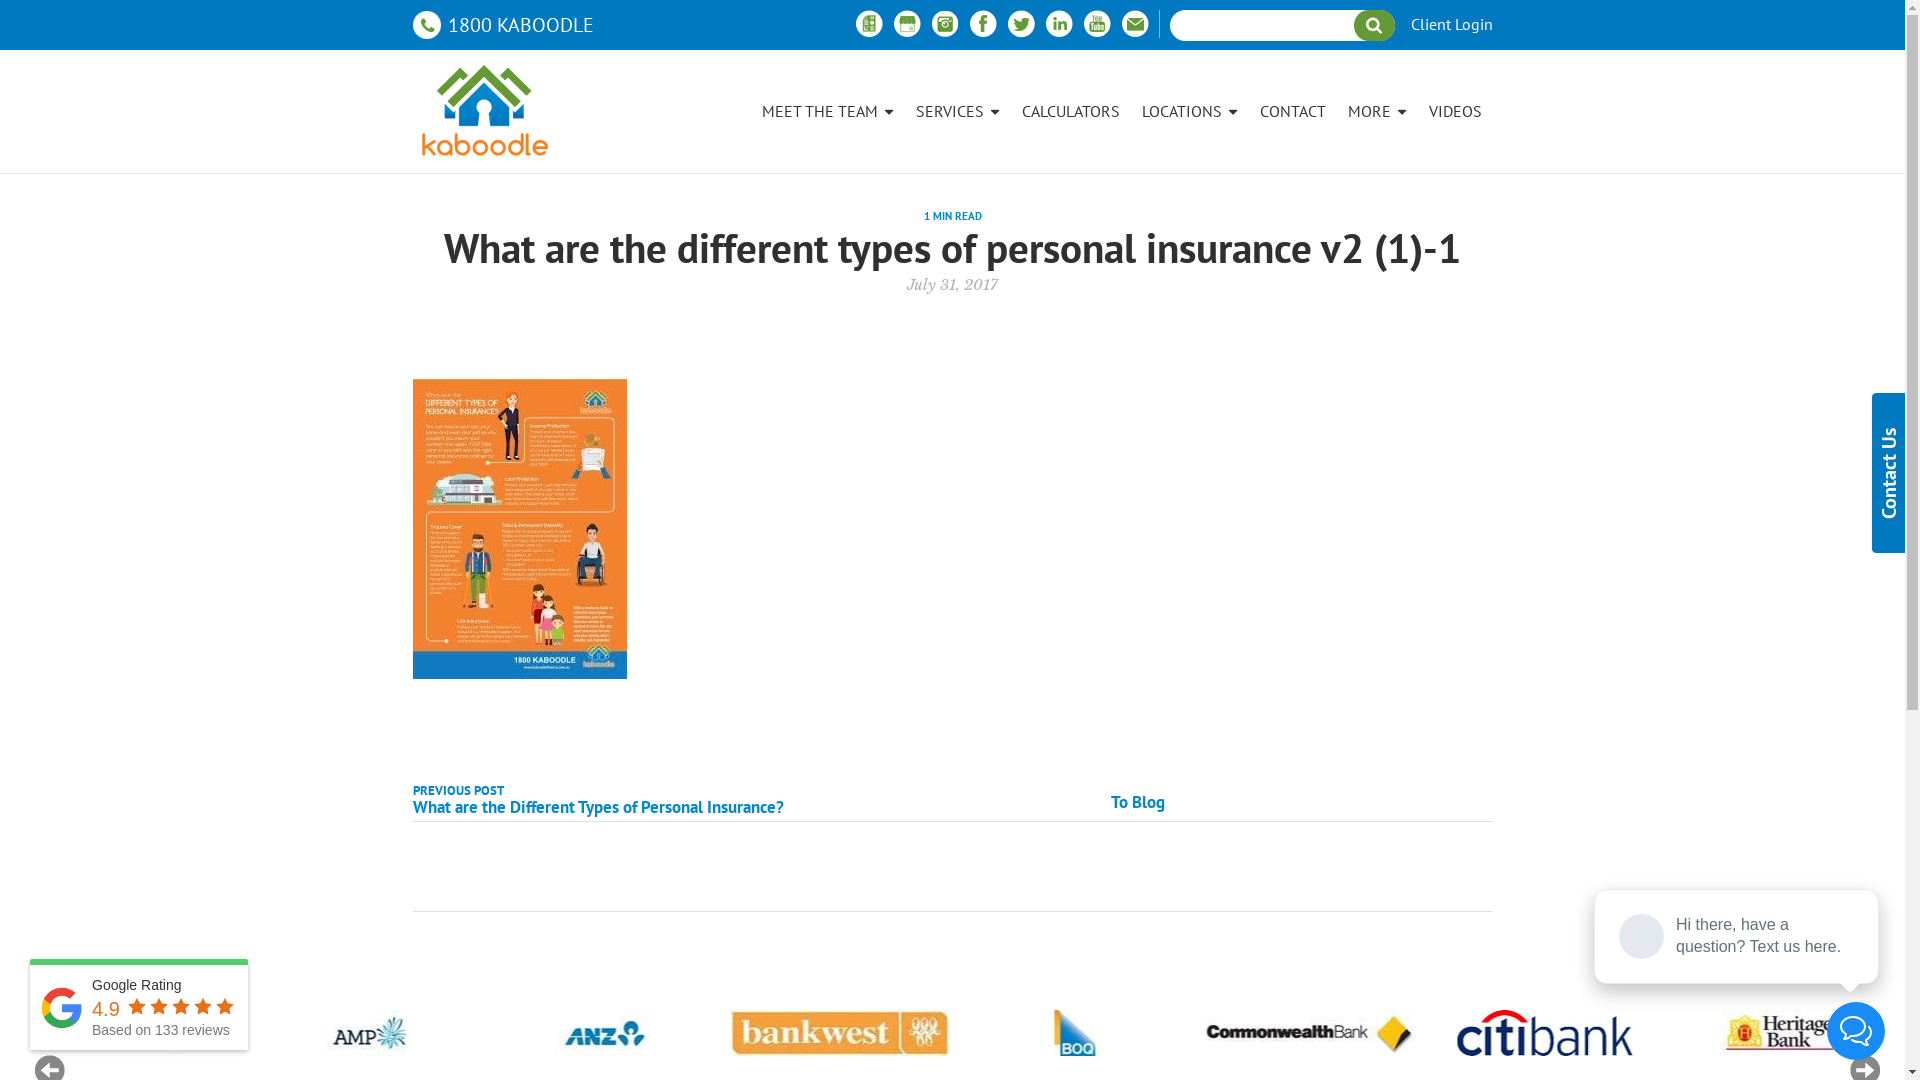  What do you see at coordinates (367, 1033) in the screenshot?
I see `'Logo 03'` at bounding box center [367, 1033].